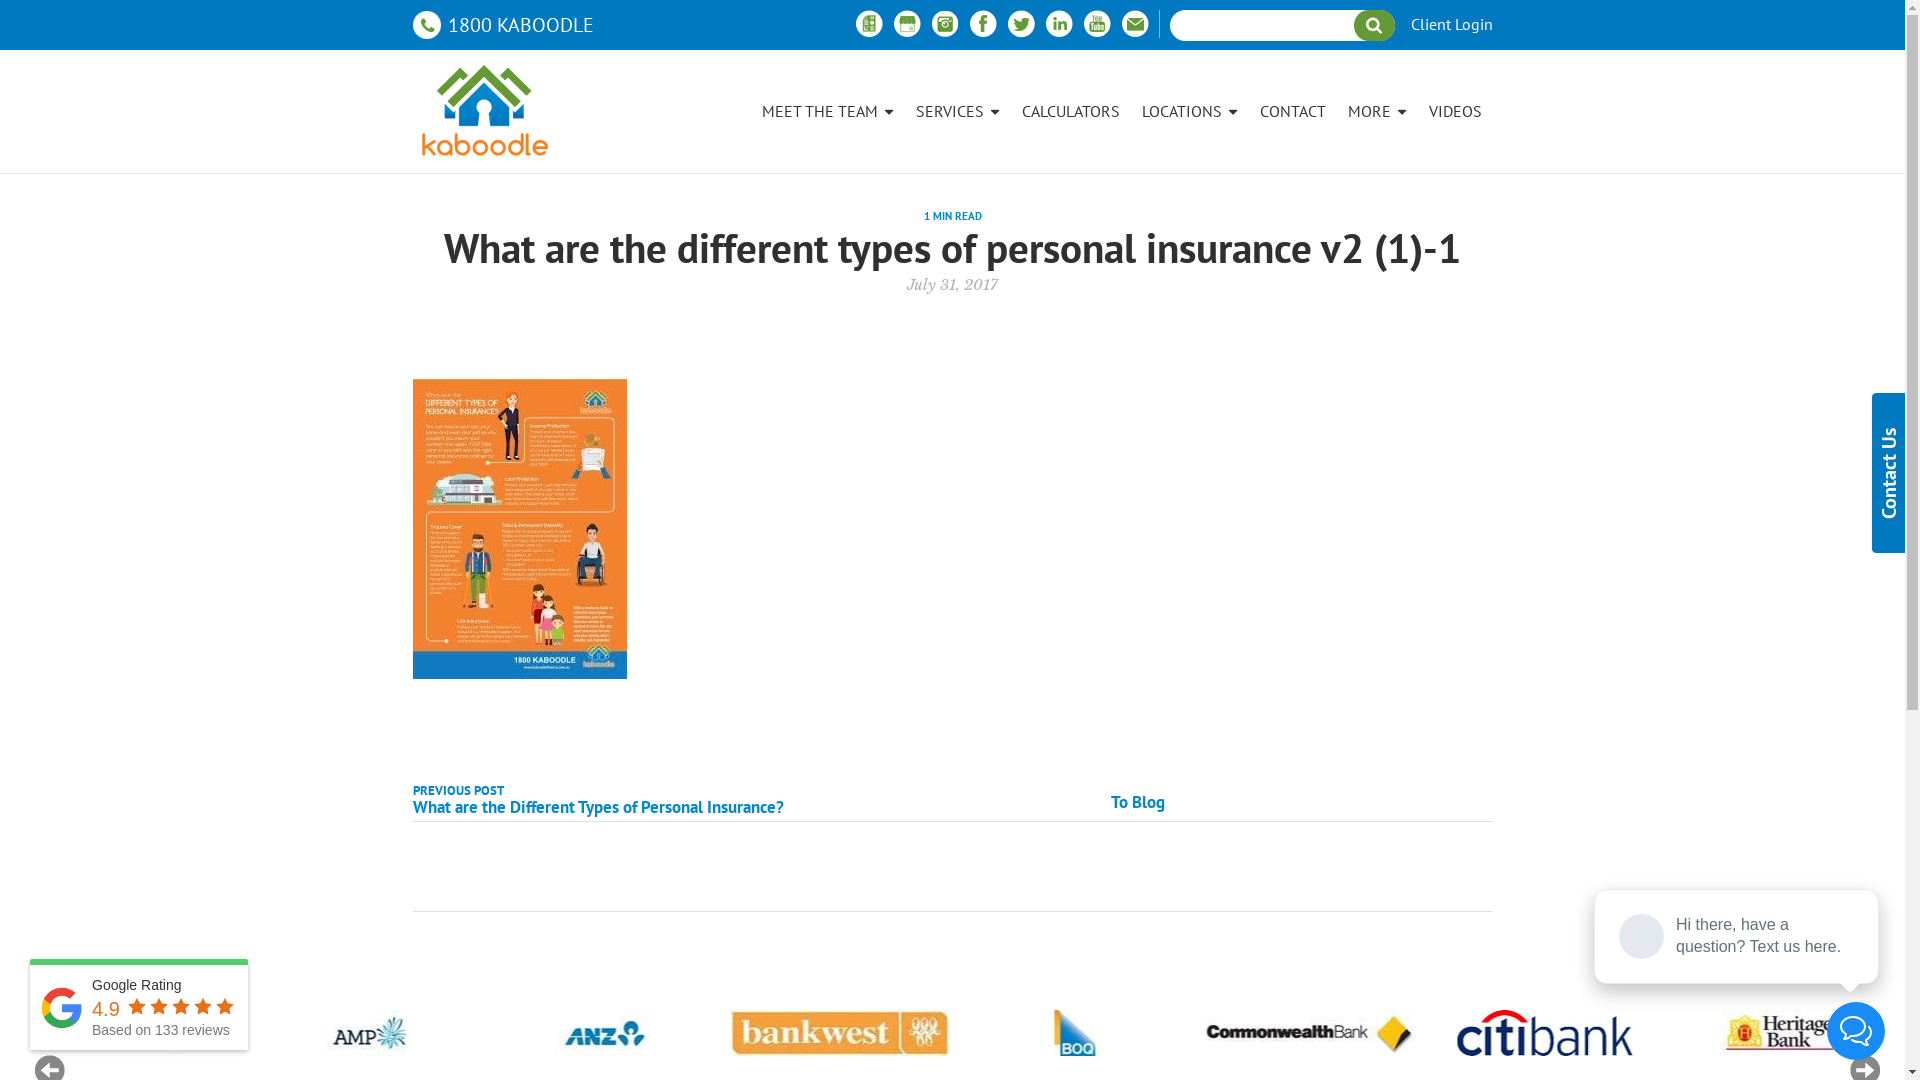  What do you see at coordinates (367, 1033) in the screenshot?
I see `'Logo 03'` at bounding box center [367, 1033].